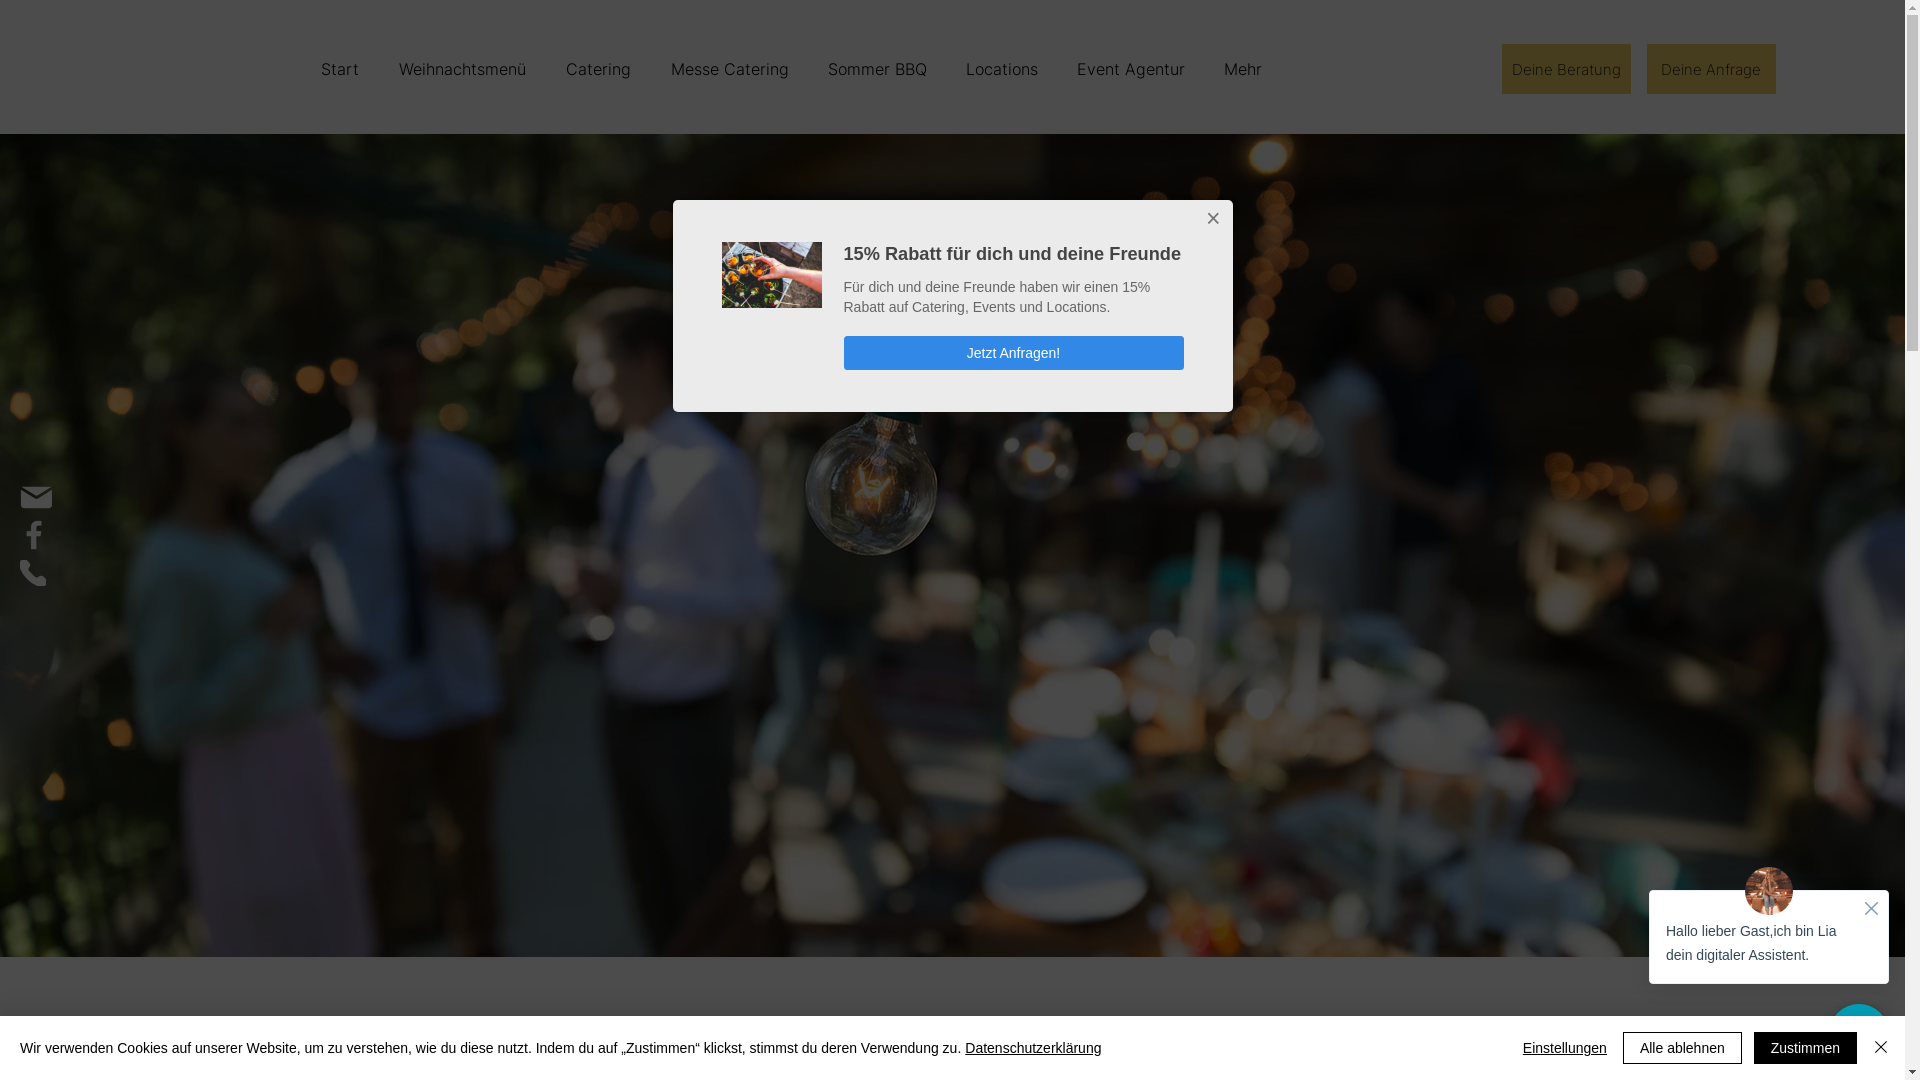 This screenshot has height=1080, width=1920. What do you see at coordinates (944, 68) in the screenshot?
I see `'Locations'` at bounding box center [944, 68].